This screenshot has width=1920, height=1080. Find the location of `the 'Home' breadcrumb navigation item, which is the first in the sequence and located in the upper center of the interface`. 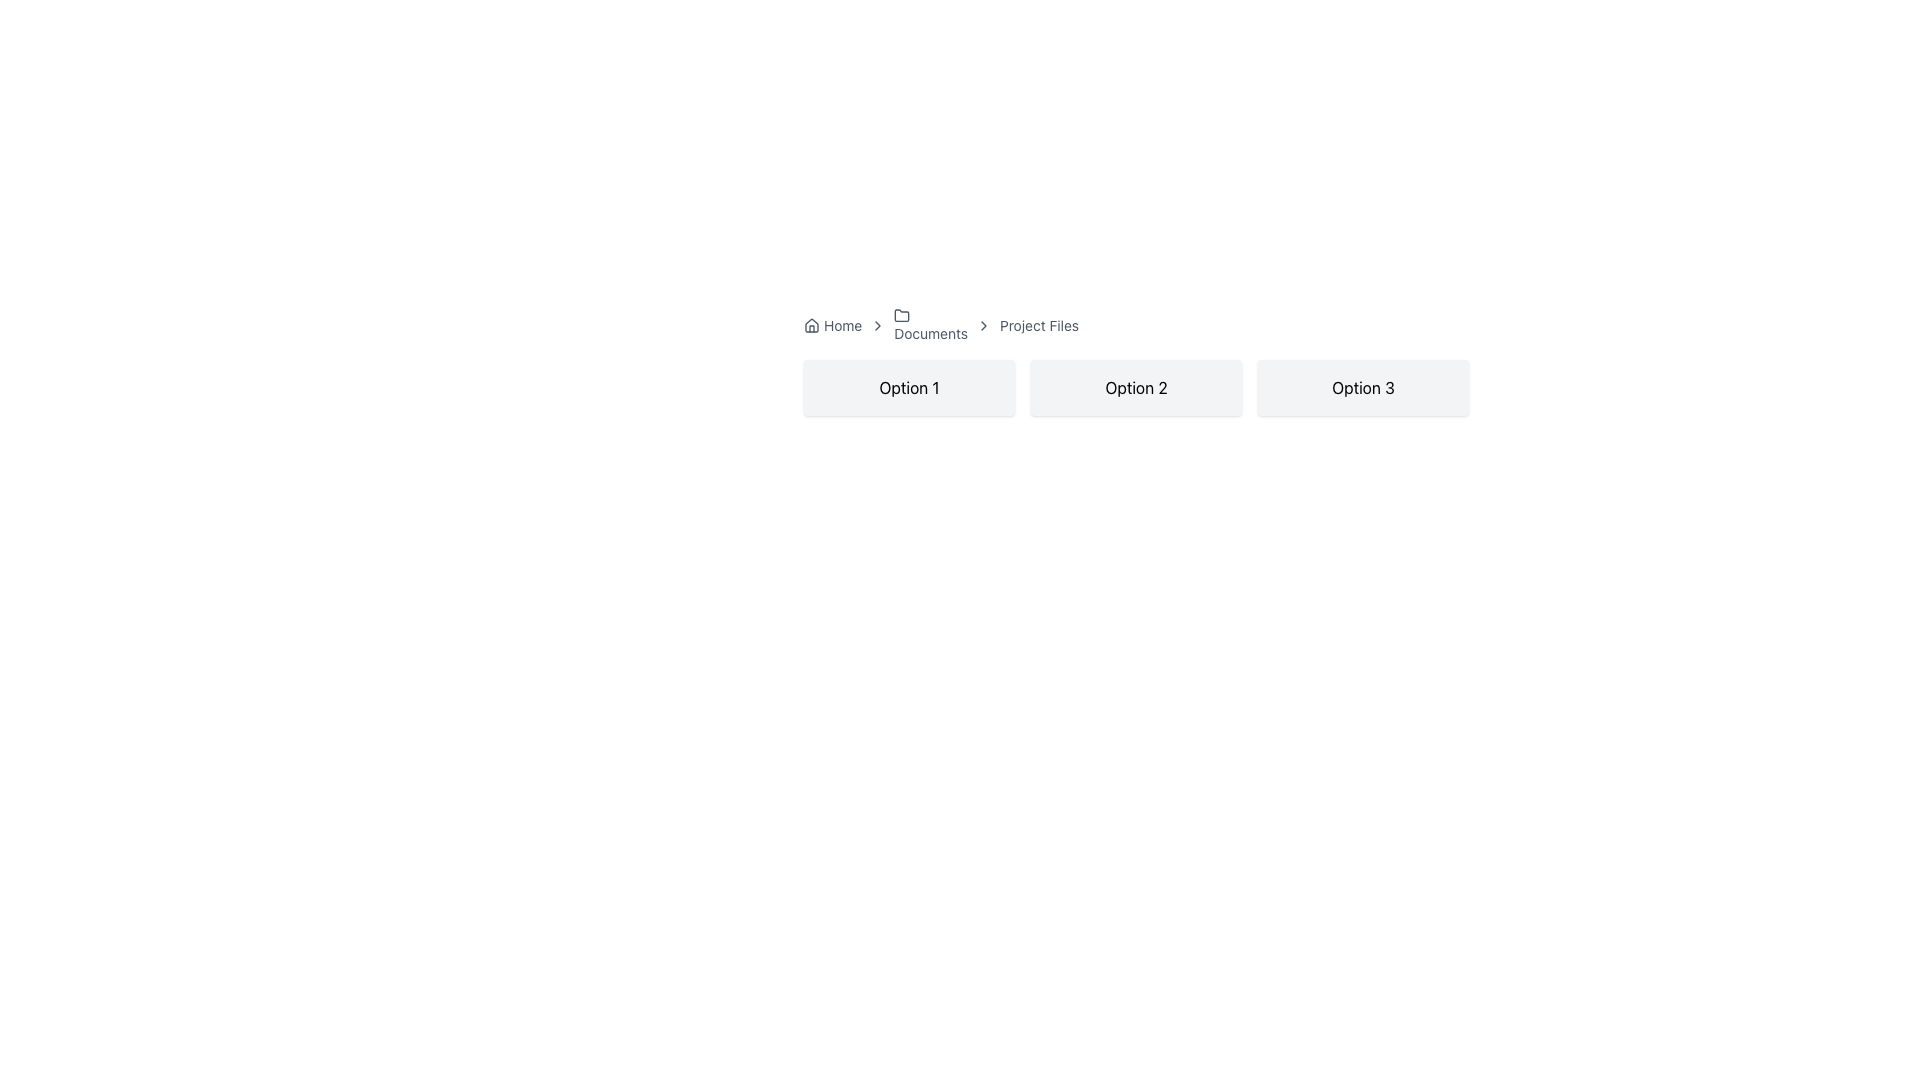

the 'Home' breadcrumb navigation item, which is the first in the sequence and located in the upper center of the interface is located at coordinates (833, 325).